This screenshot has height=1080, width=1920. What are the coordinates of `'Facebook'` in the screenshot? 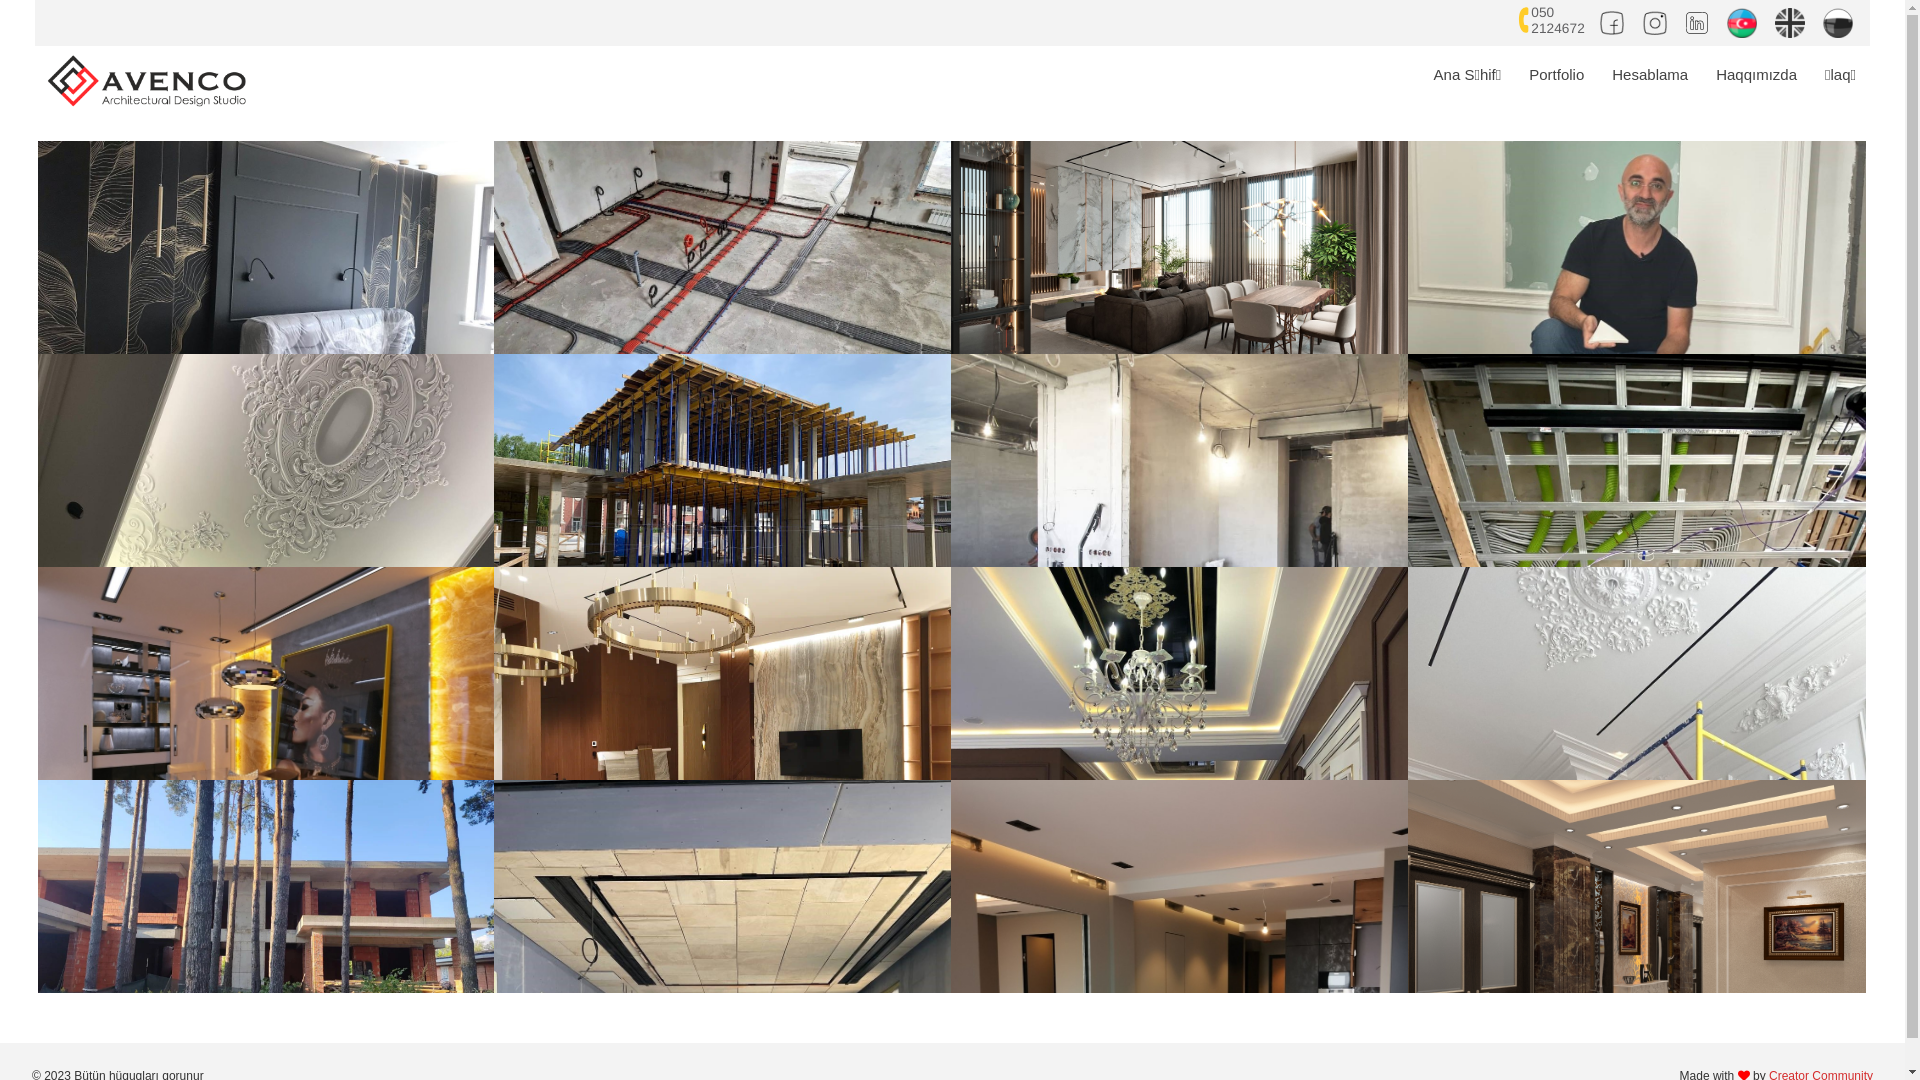 It's located at (1614, 19).